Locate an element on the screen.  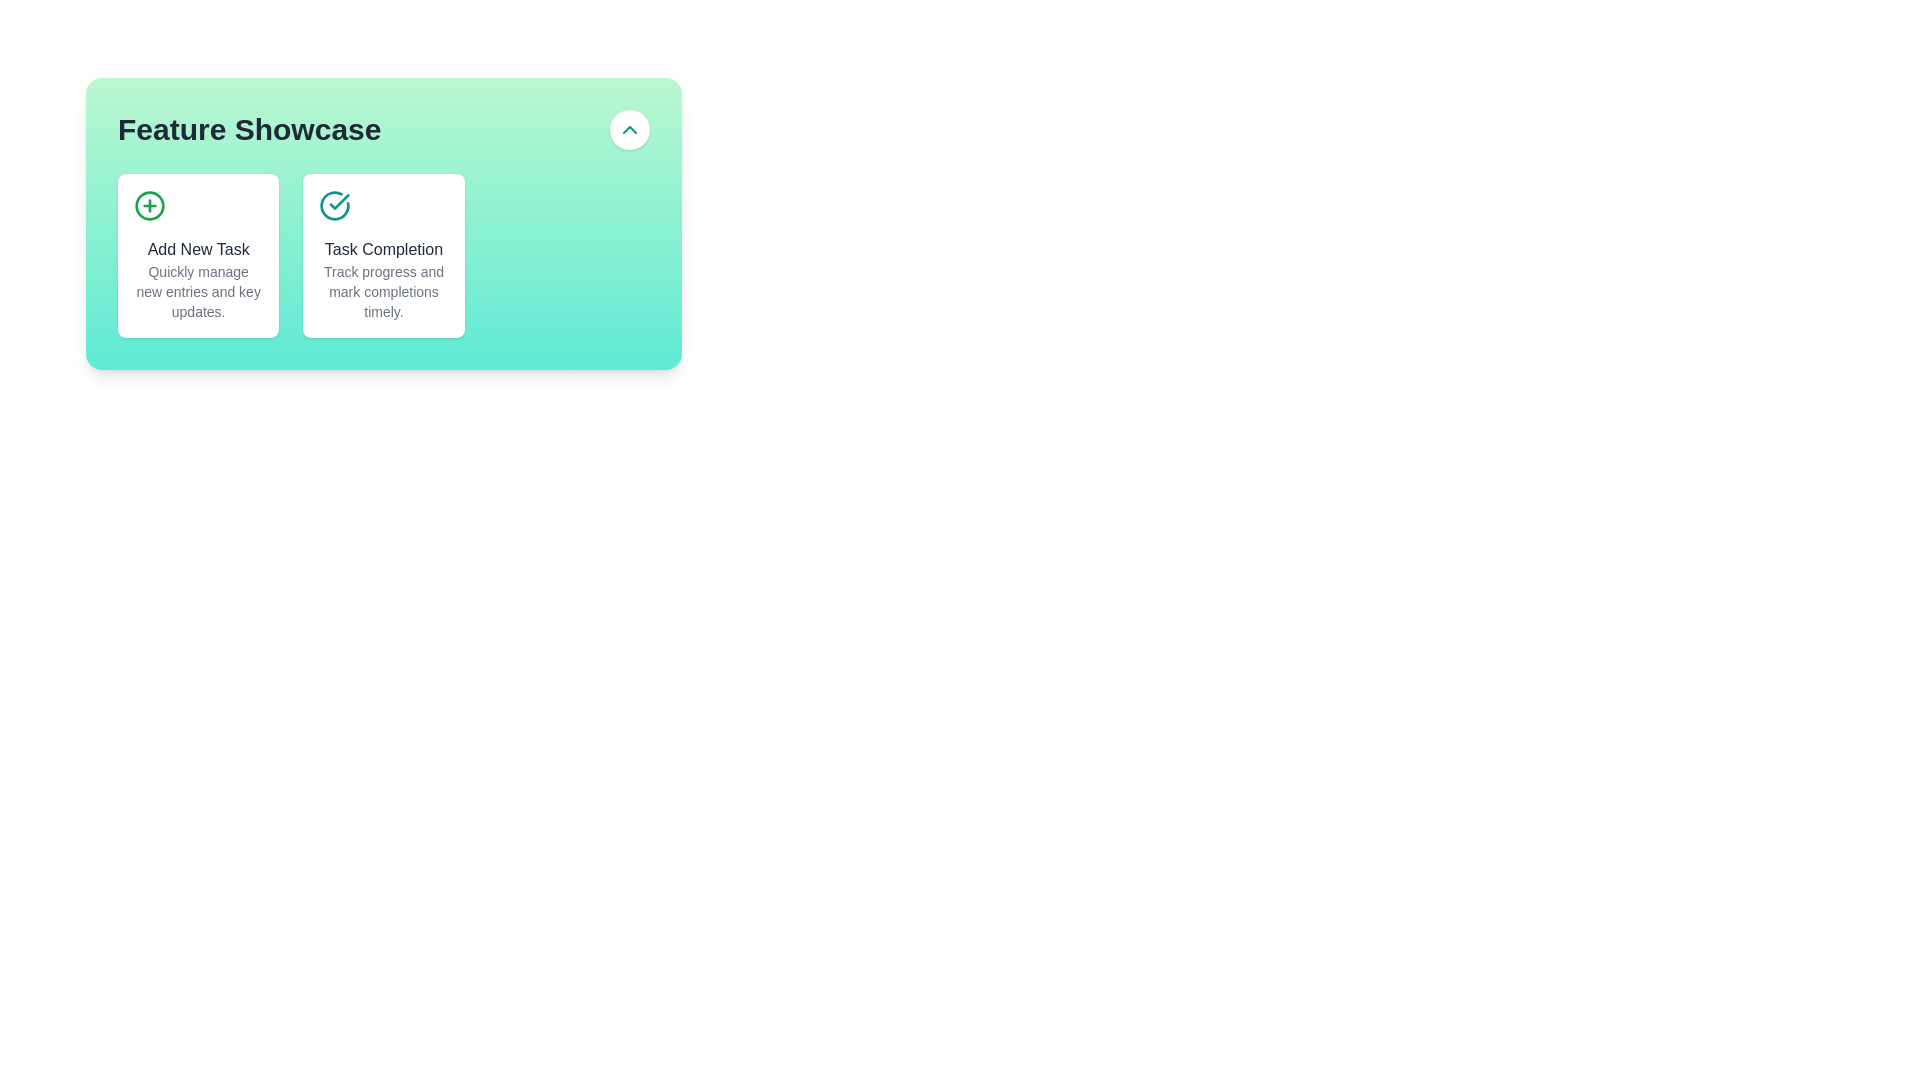
the panel in the 'Feature Showcase' that allows users is located at coordinates (384, 254).